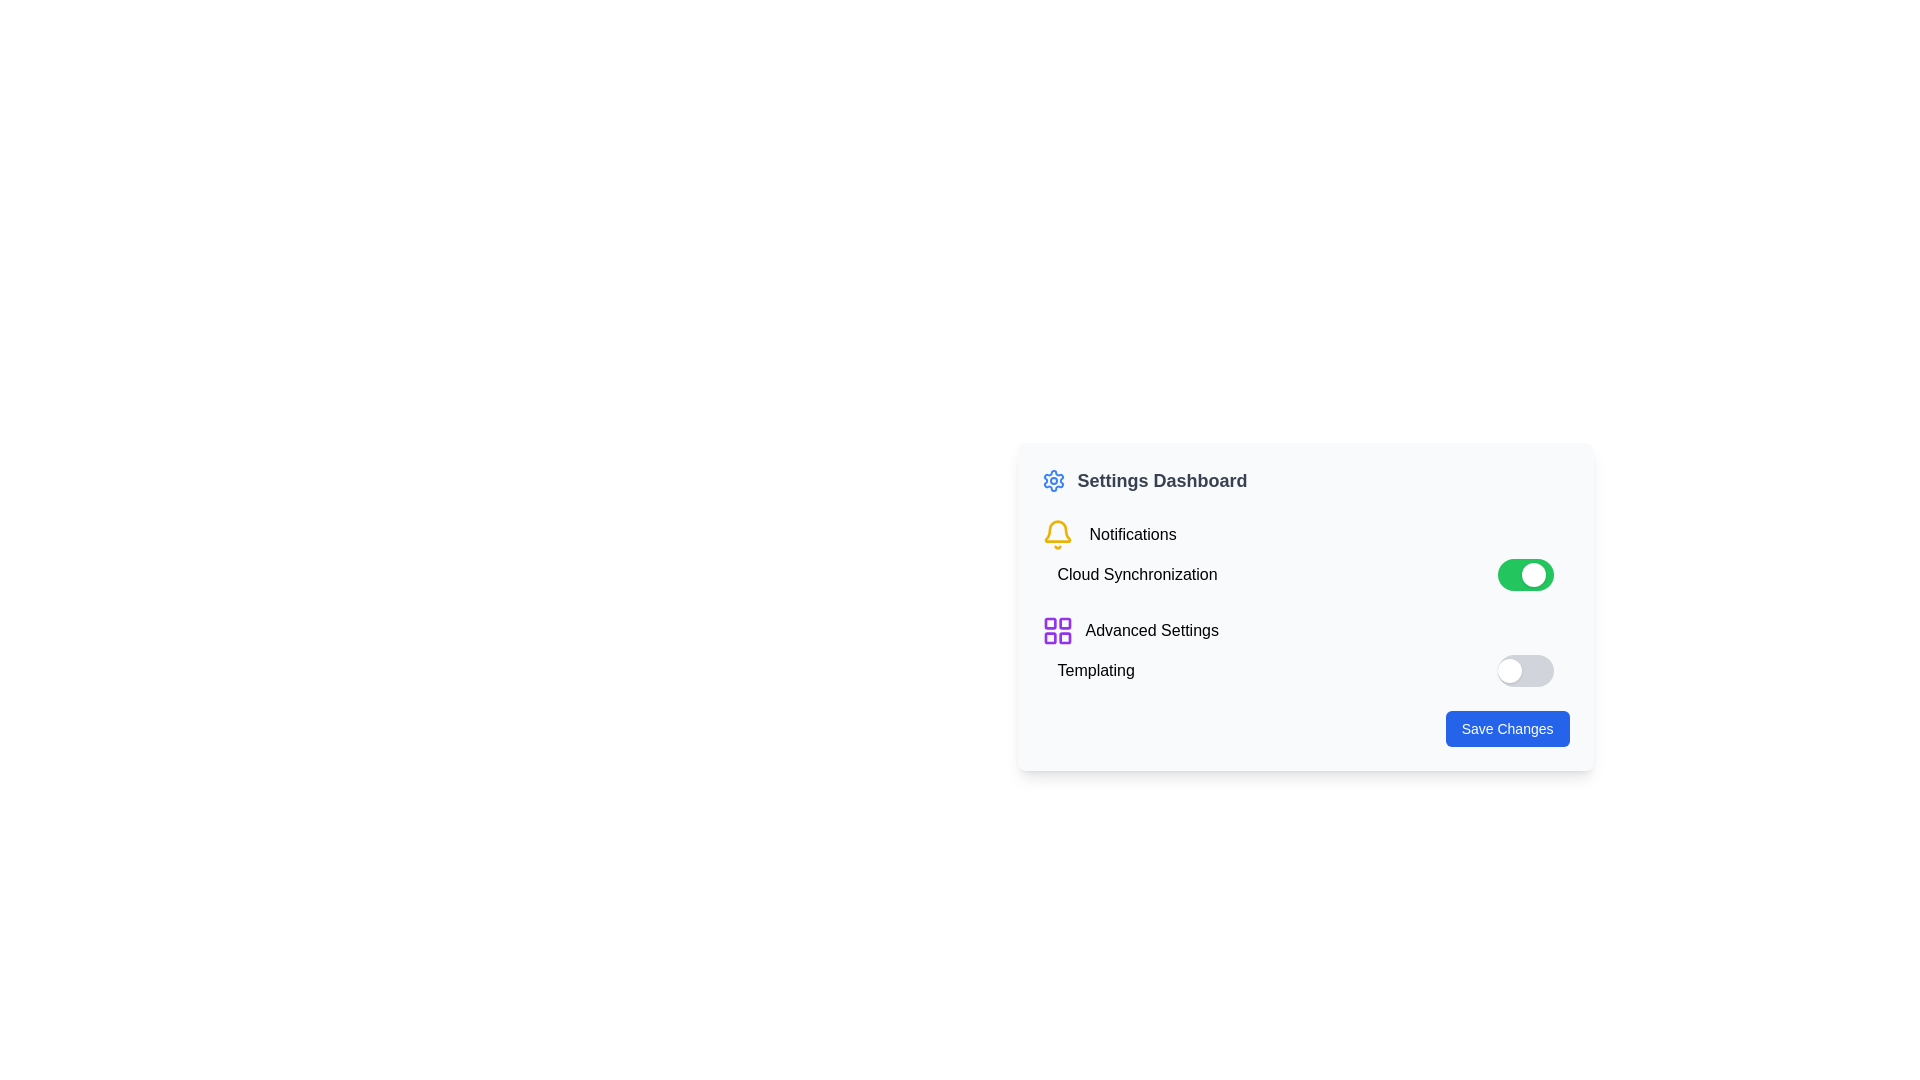 The image size is (1920, 1080). I want to click on the graphical icon representing advanced settings located in the third row of the menu items, just before the label 'Advanced Settings', so click(1056, 631).